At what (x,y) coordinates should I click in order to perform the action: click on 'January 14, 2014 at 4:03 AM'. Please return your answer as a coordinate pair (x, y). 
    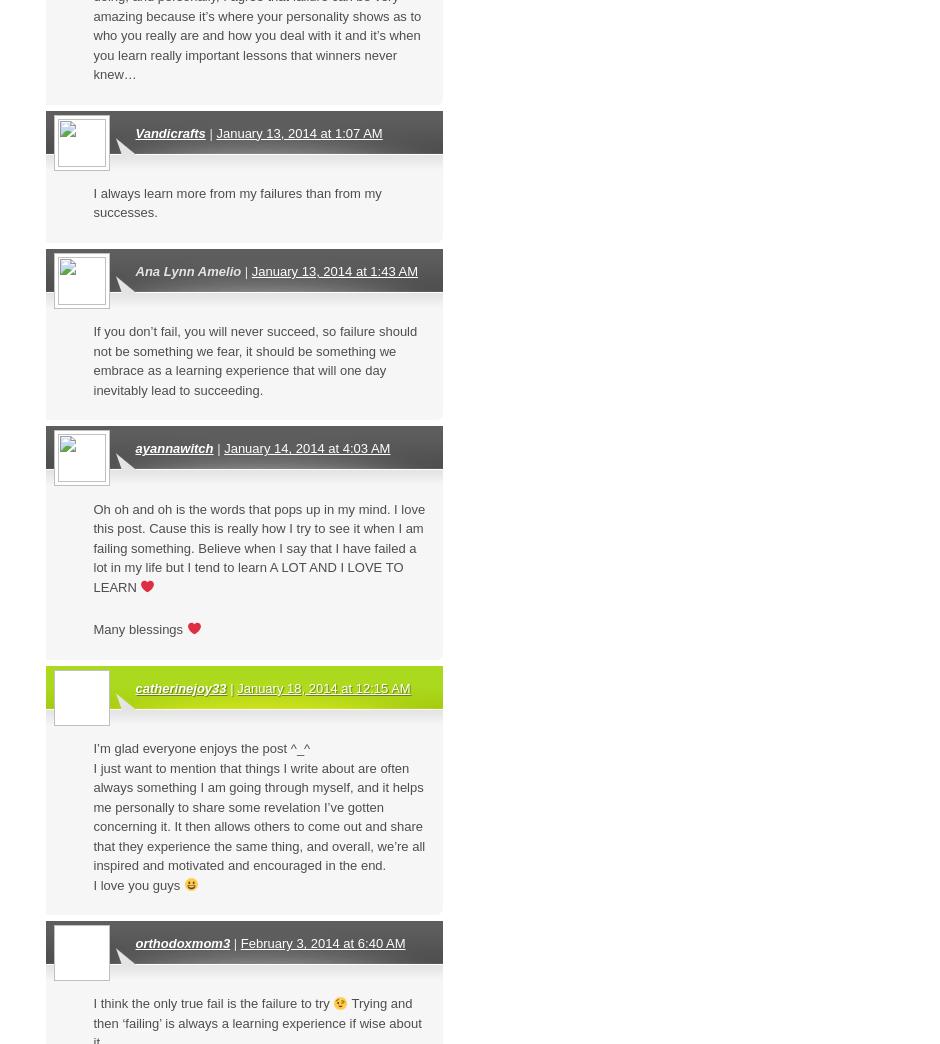
    Looking at the image, I should click on (306, 447).